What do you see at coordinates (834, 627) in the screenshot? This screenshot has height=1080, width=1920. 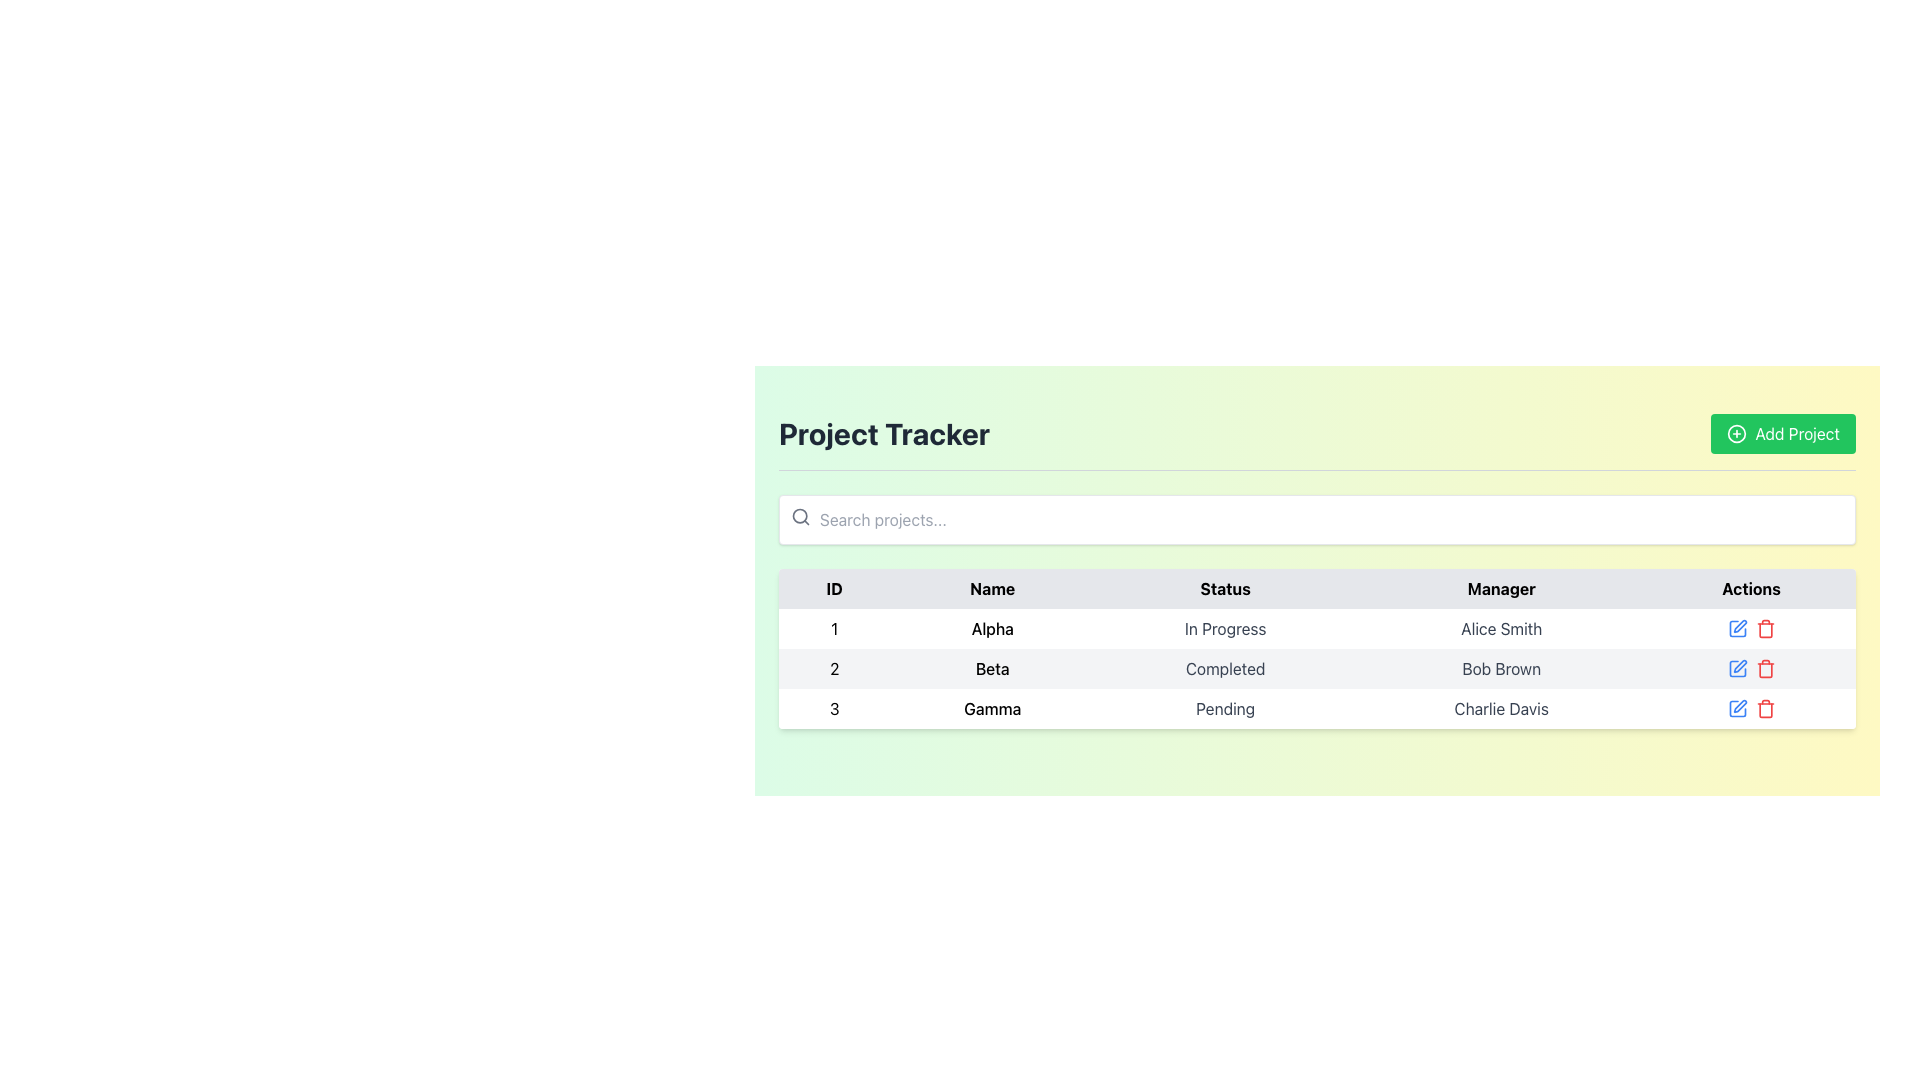 I see `the text label displaying the numeral '1' in the first column labeled 'ID' of the top row in the table` at bounding box center [834, 627].